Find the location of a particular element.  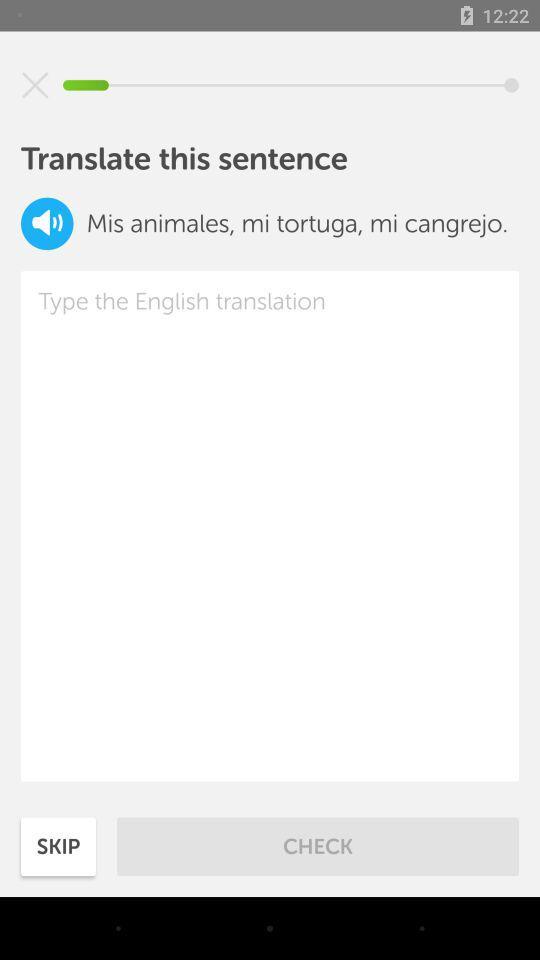

stop the audio that is translating this sentence is located at coordinates (35, 85).